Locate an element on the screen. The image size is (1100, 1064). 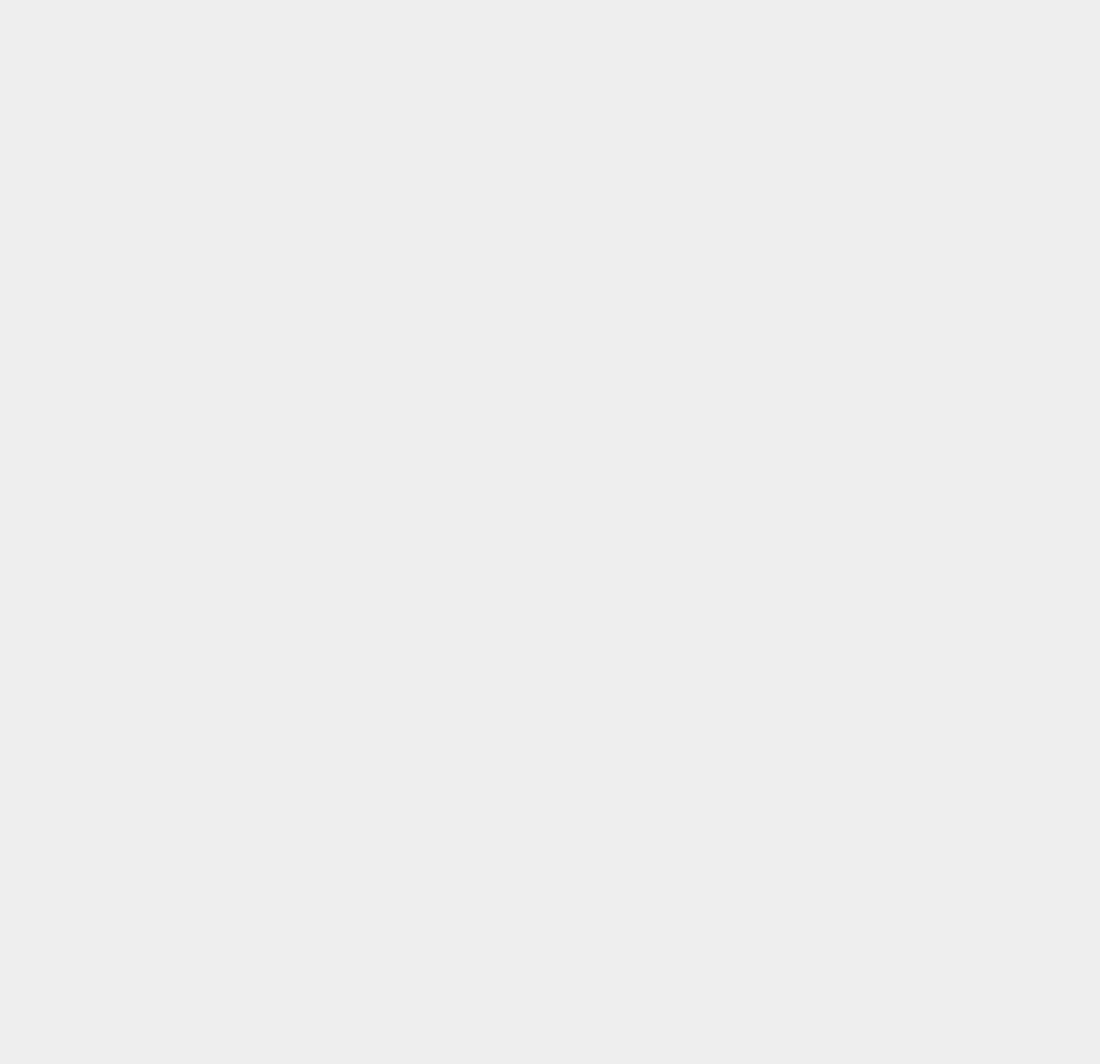
'Wordpress Plugins' is located at coordinates (835, 339).